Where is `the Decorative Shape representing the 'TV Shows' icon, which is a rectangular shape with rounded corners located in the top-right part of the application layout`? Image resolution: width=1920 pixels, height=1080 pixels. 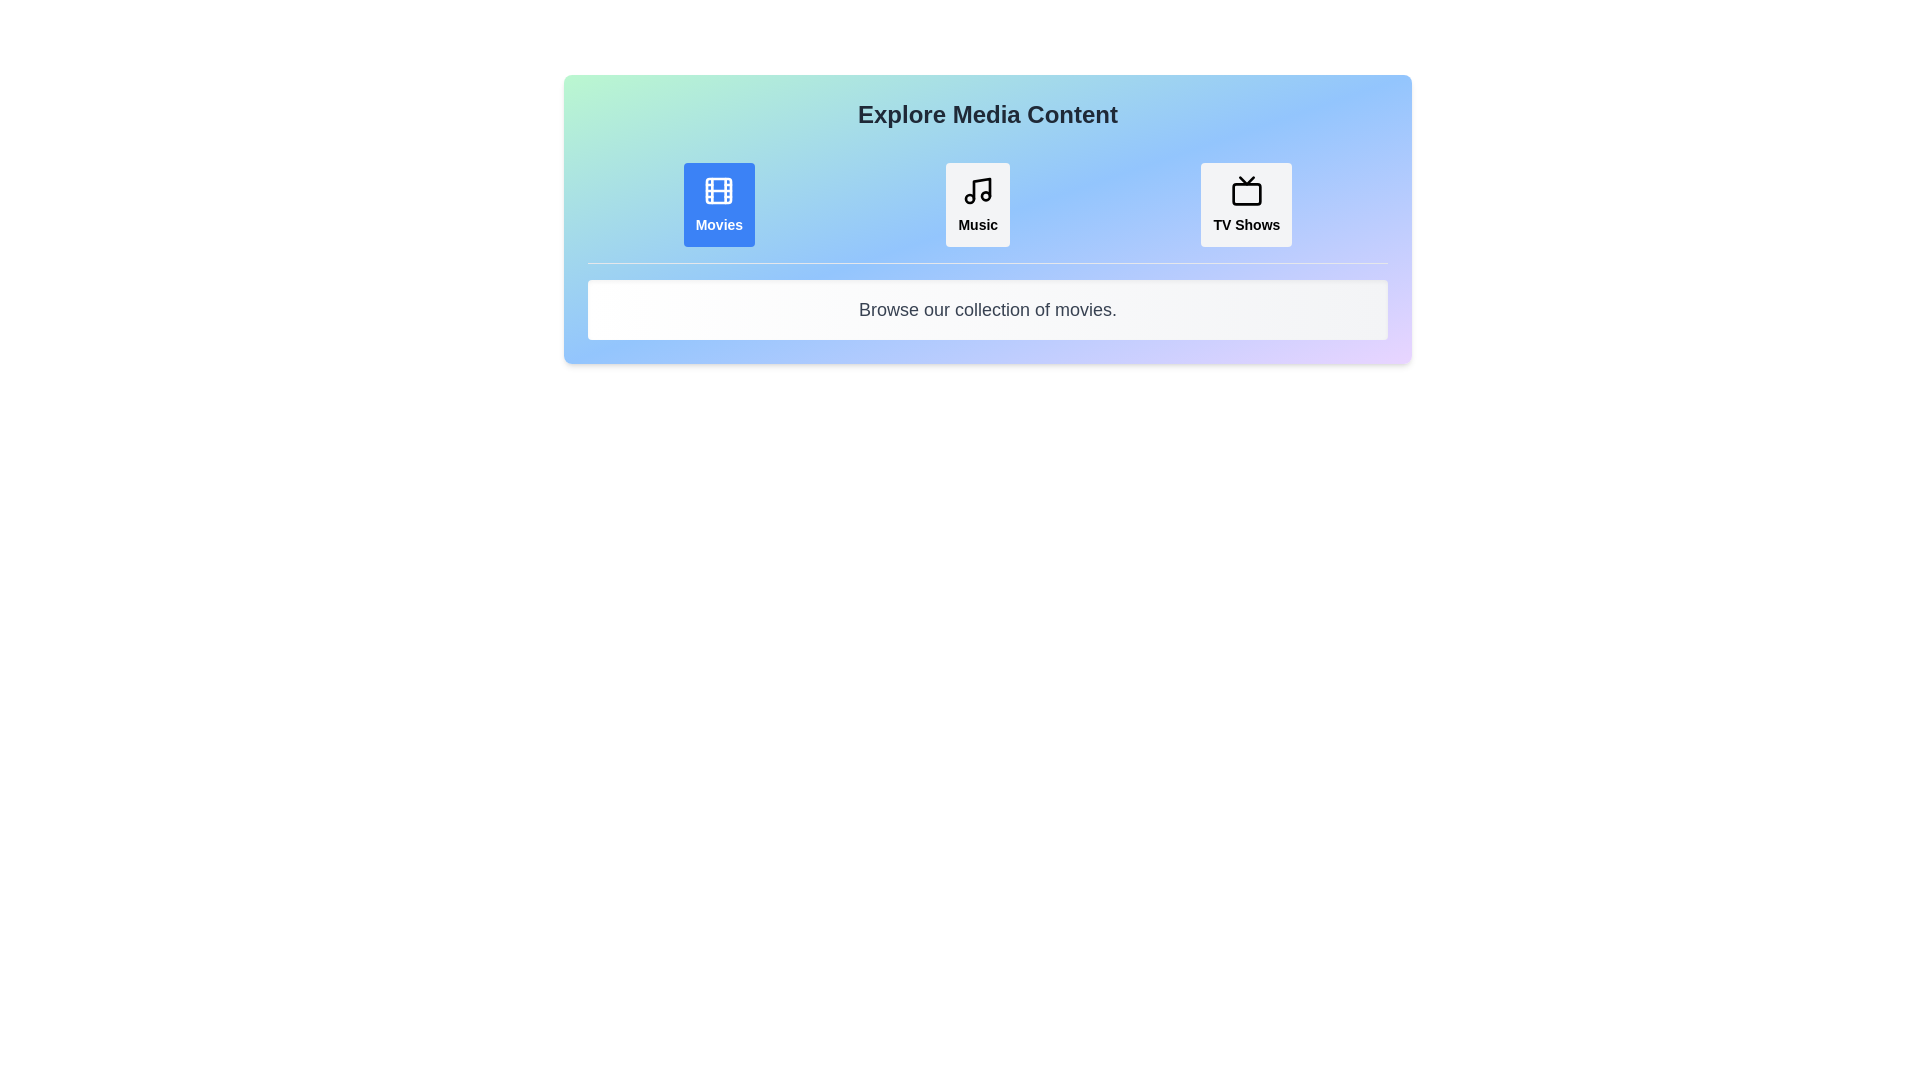
the Decorative Shape representing the 'TV Shows' icon, which is a rectangular shape with rounded corners located in the top-right part of the application layout is located at coordinates (1245, 194).